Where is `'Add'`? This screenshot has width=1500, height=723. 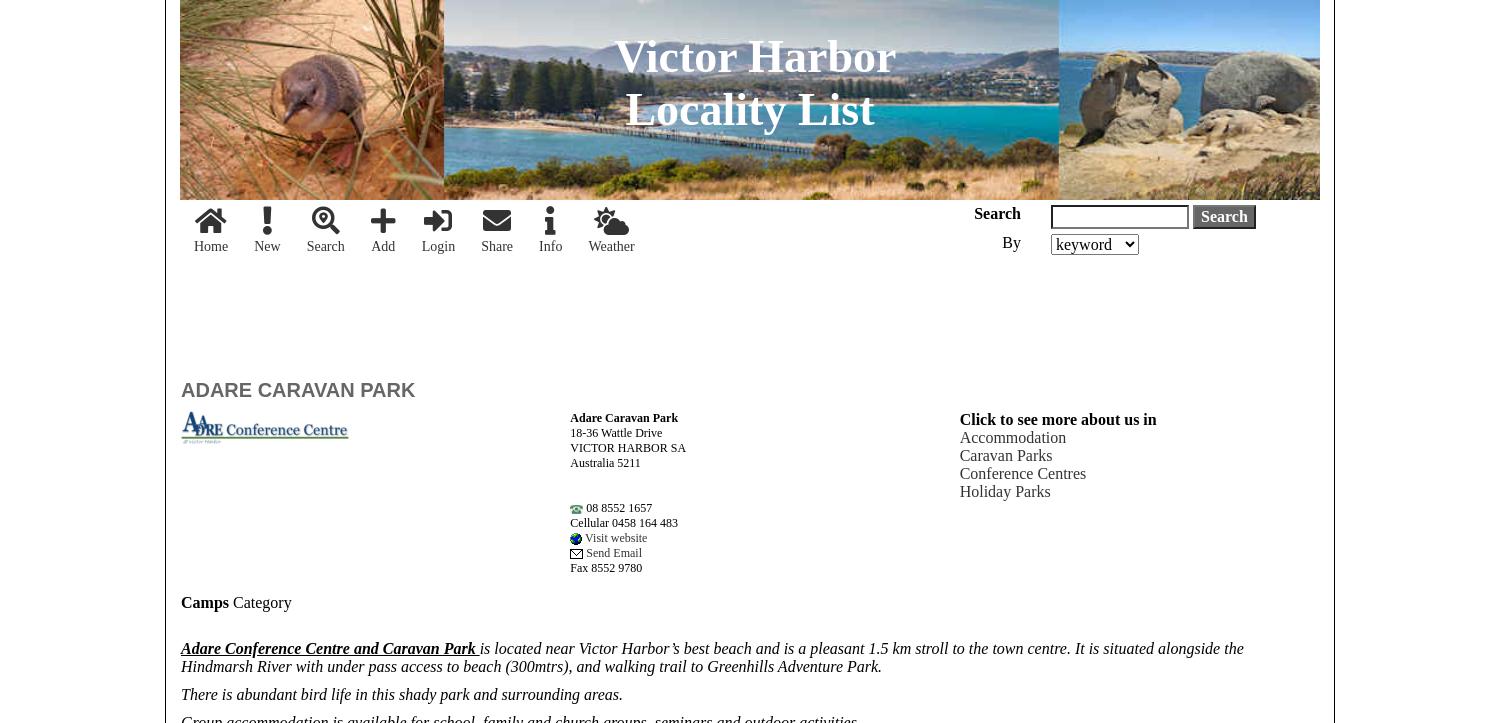
'Add' is located at coordinates (382, 245).